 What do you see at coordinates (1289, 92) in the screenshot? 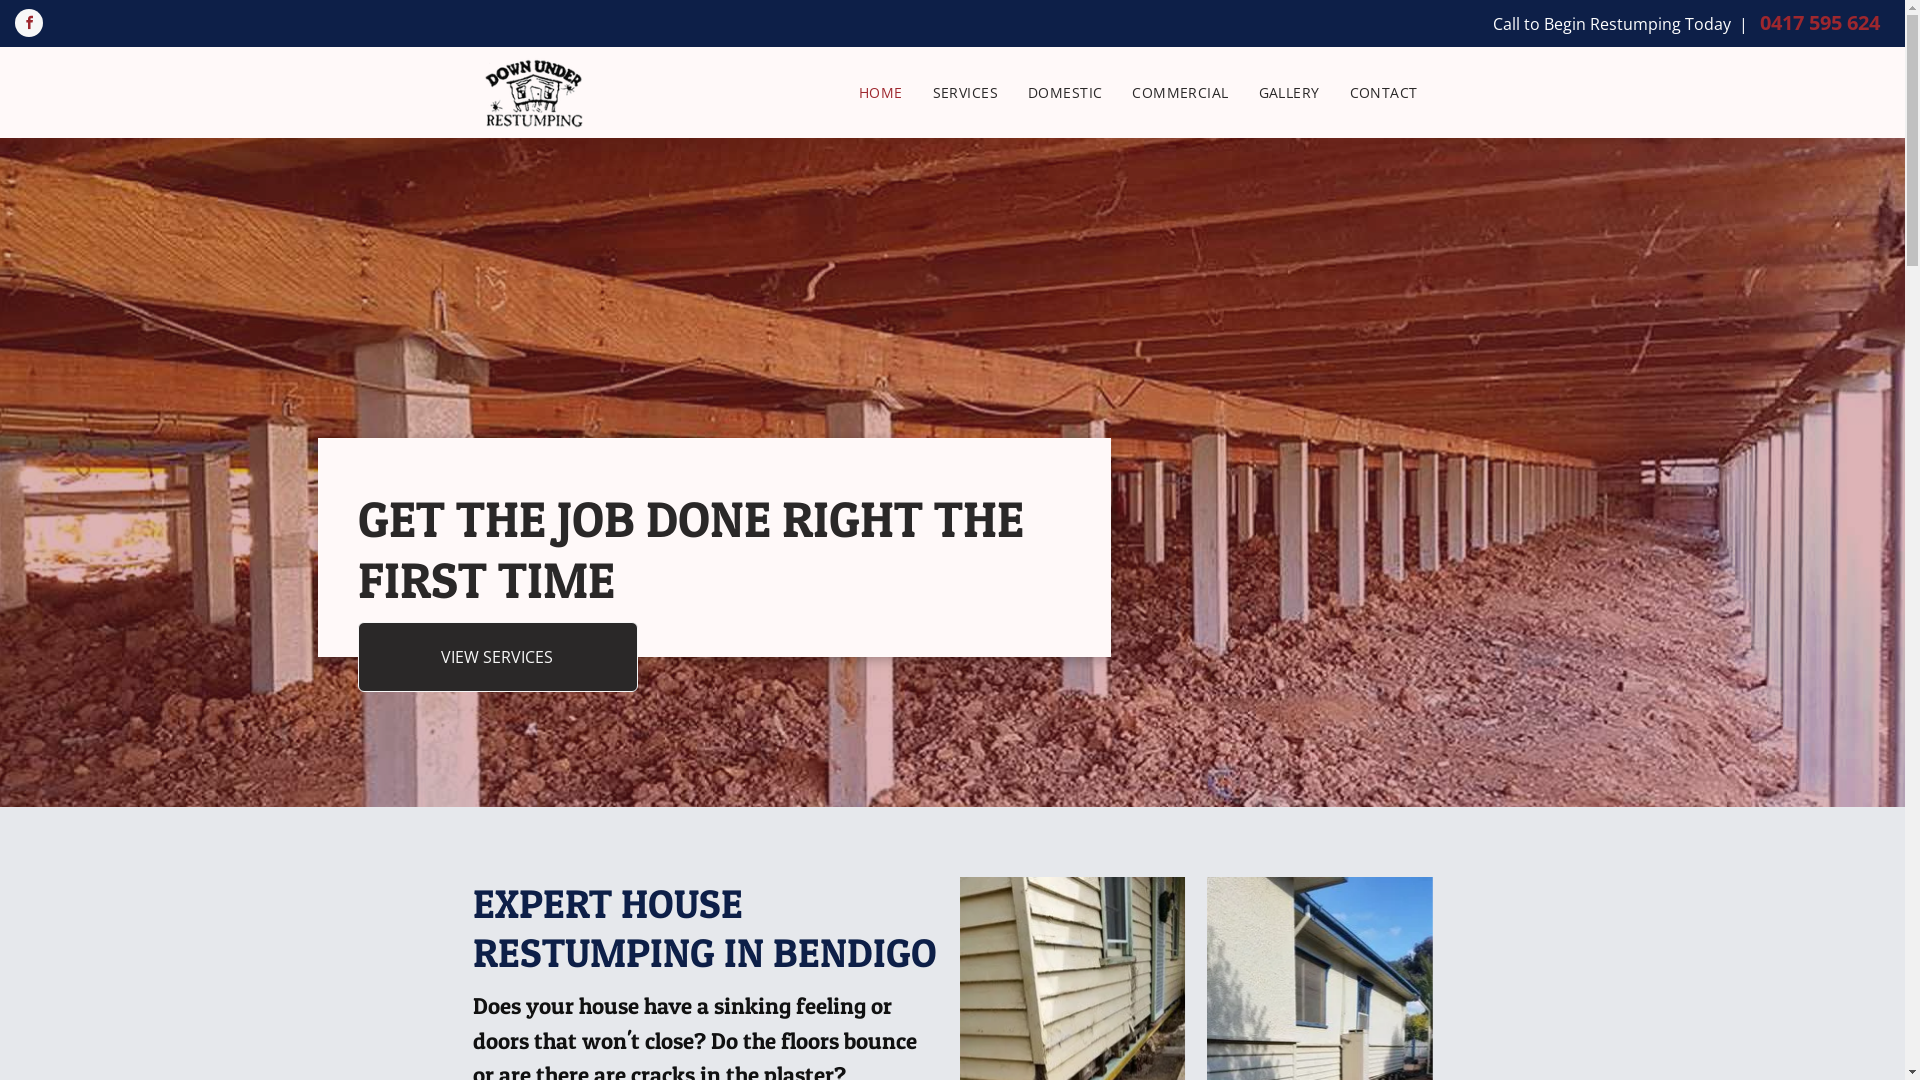
I see `'GALLERY'` at bounding box center [1289, 92].